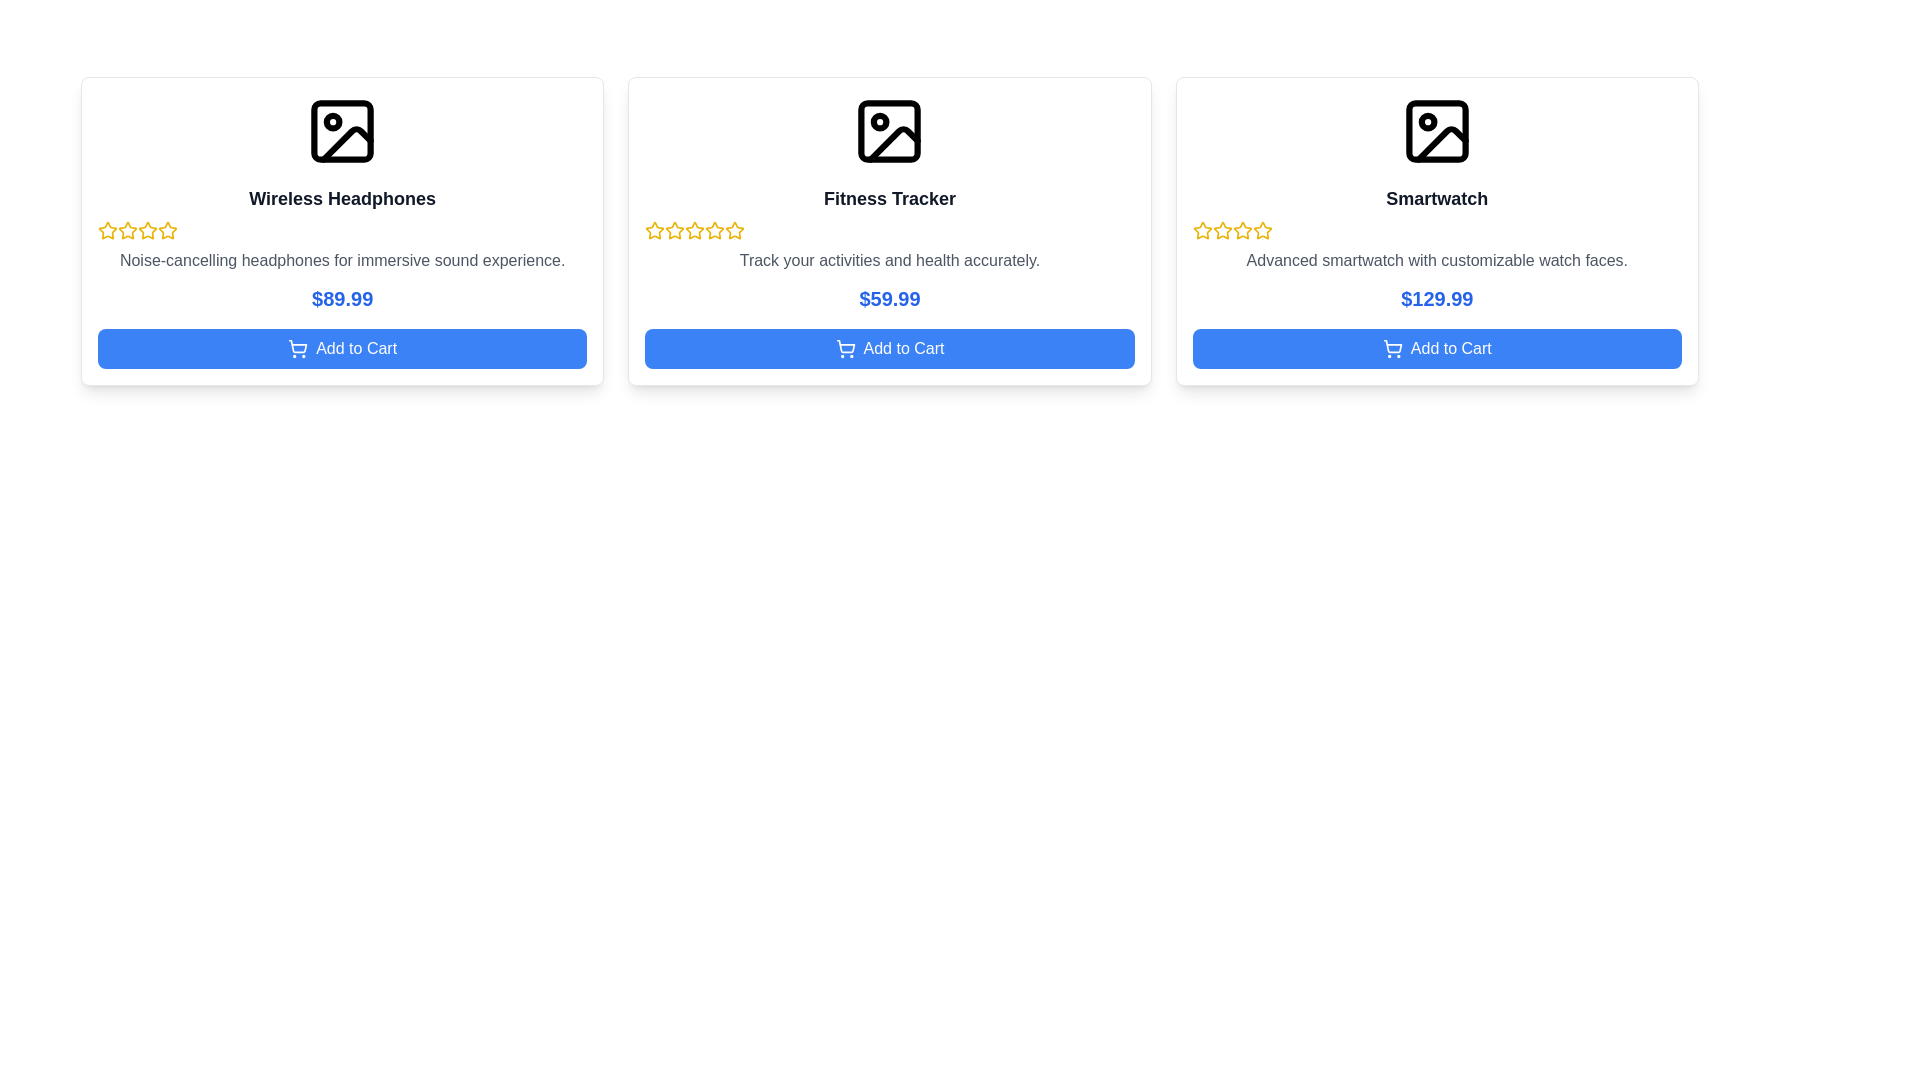 This screenshot has width=1920, height=1080. What do you see at coordinates (888, 347) in the screenshot?
I see `the 'Add to Cart' button, which is a rectangular blue button with rounded corners and white text, located at the bottom of the product card for 'Fitness Tracker'` at bounding box center [888, 347].